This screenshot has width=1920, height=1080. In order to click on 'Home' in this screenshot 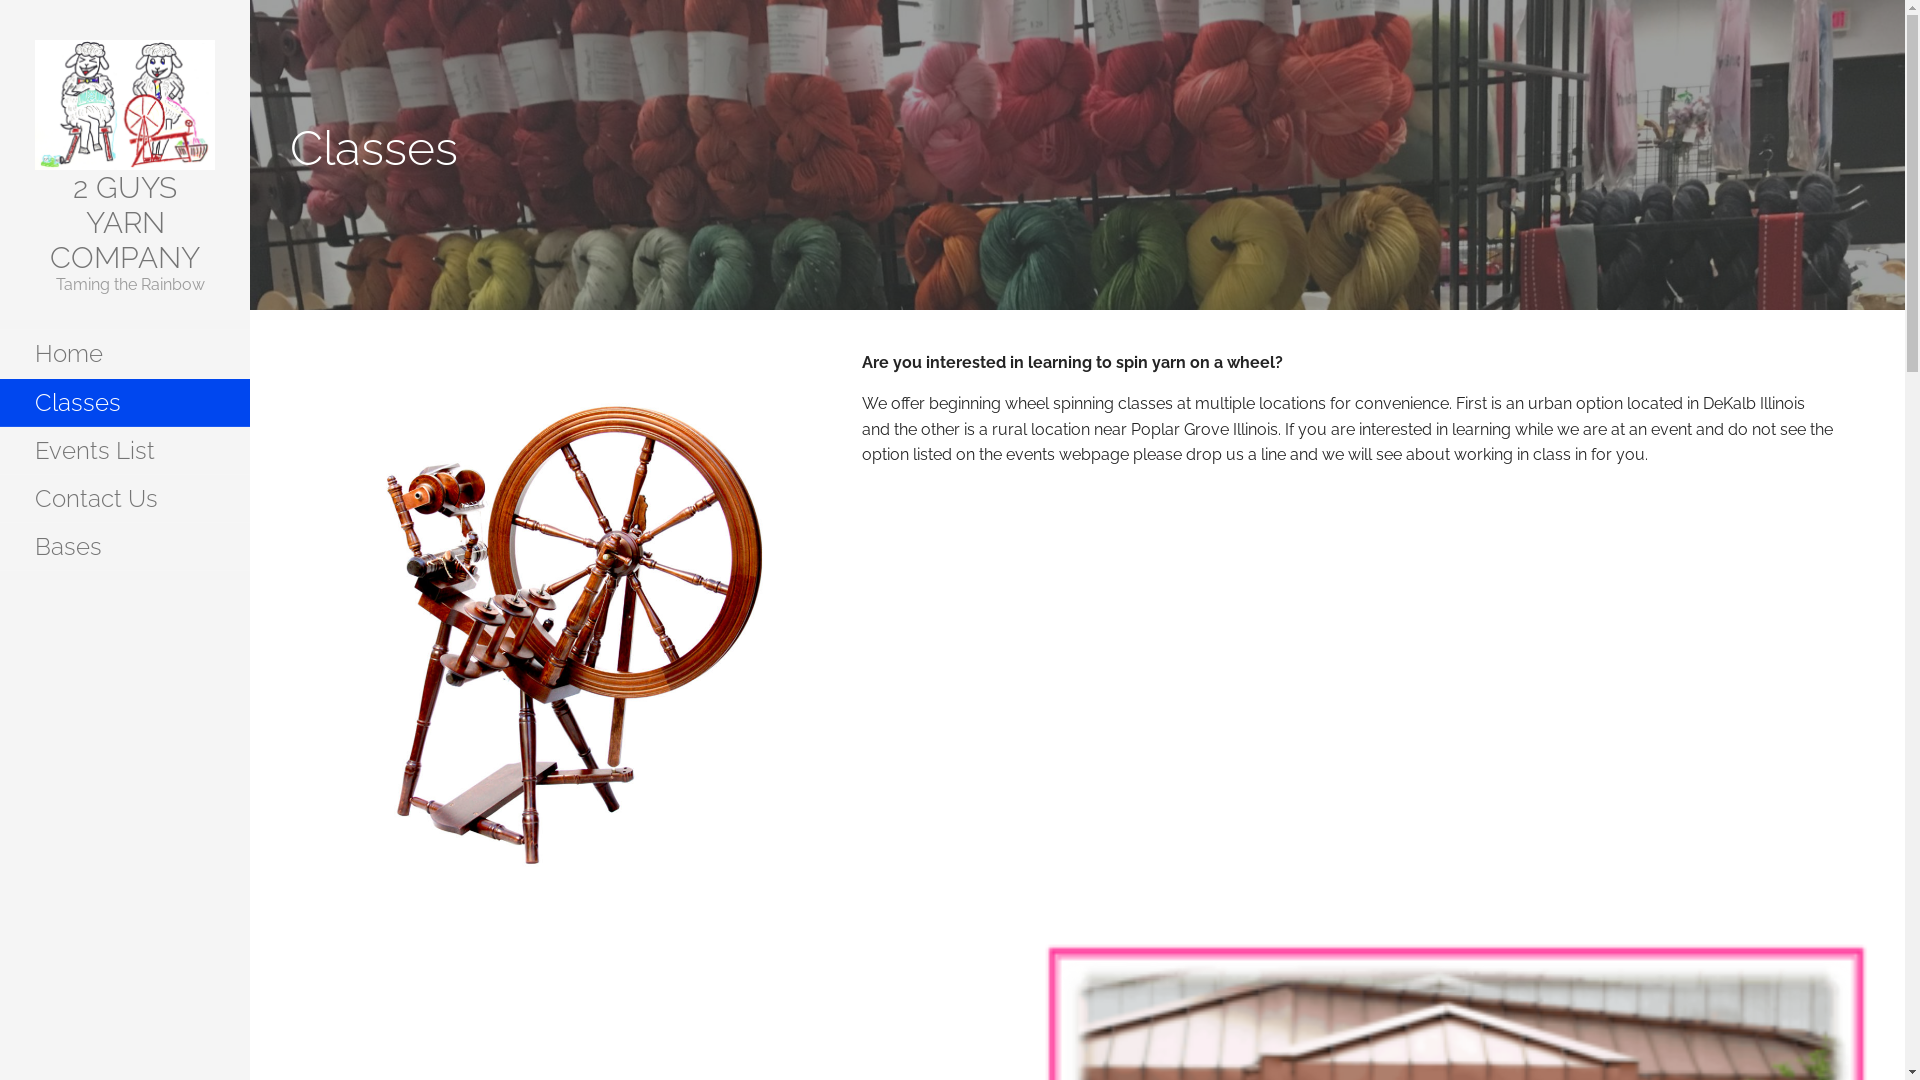, I will do `click(0, 353)`.